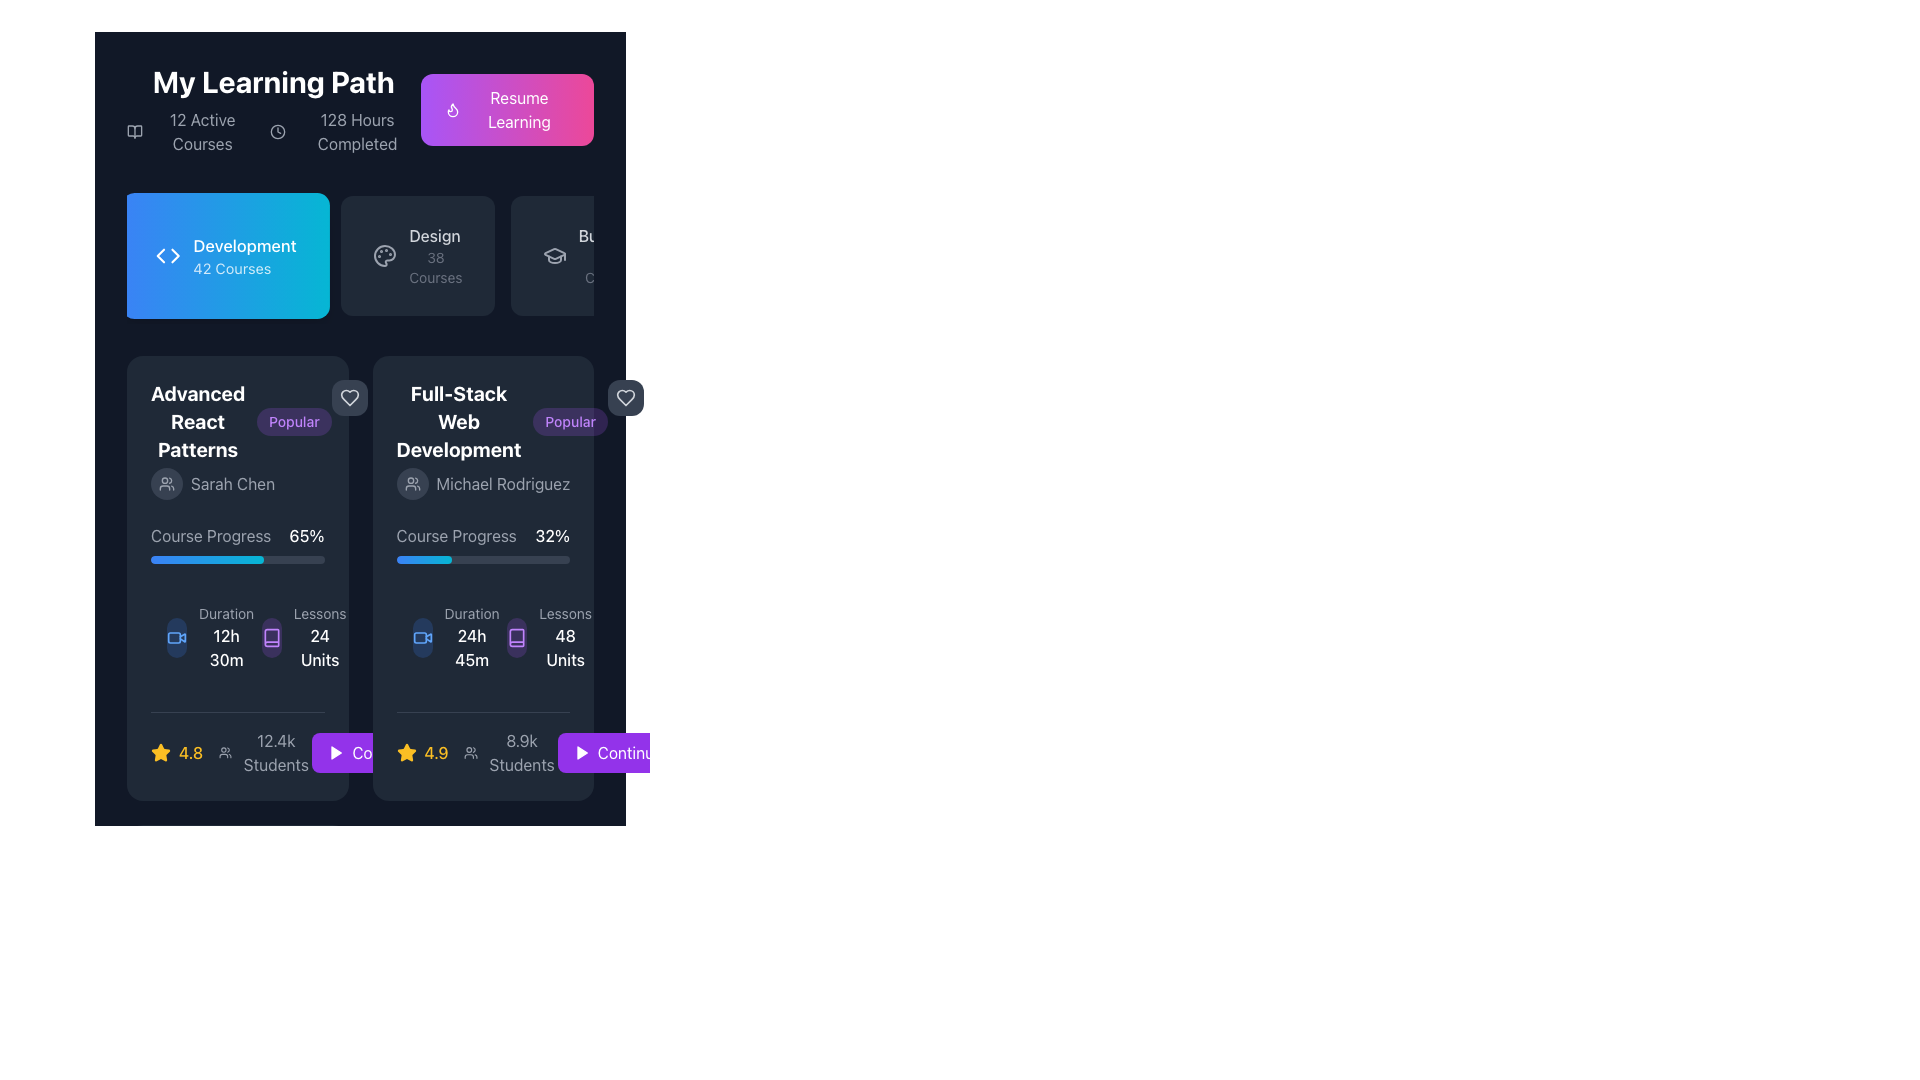 This screenshot has height=1080, width=1920. I want to click on the 'Duration' text display element which shows '24h 45m' in bold white font, located in the lower-left section of the 'Full-Stack Web Development' course card, so click(471, 637).